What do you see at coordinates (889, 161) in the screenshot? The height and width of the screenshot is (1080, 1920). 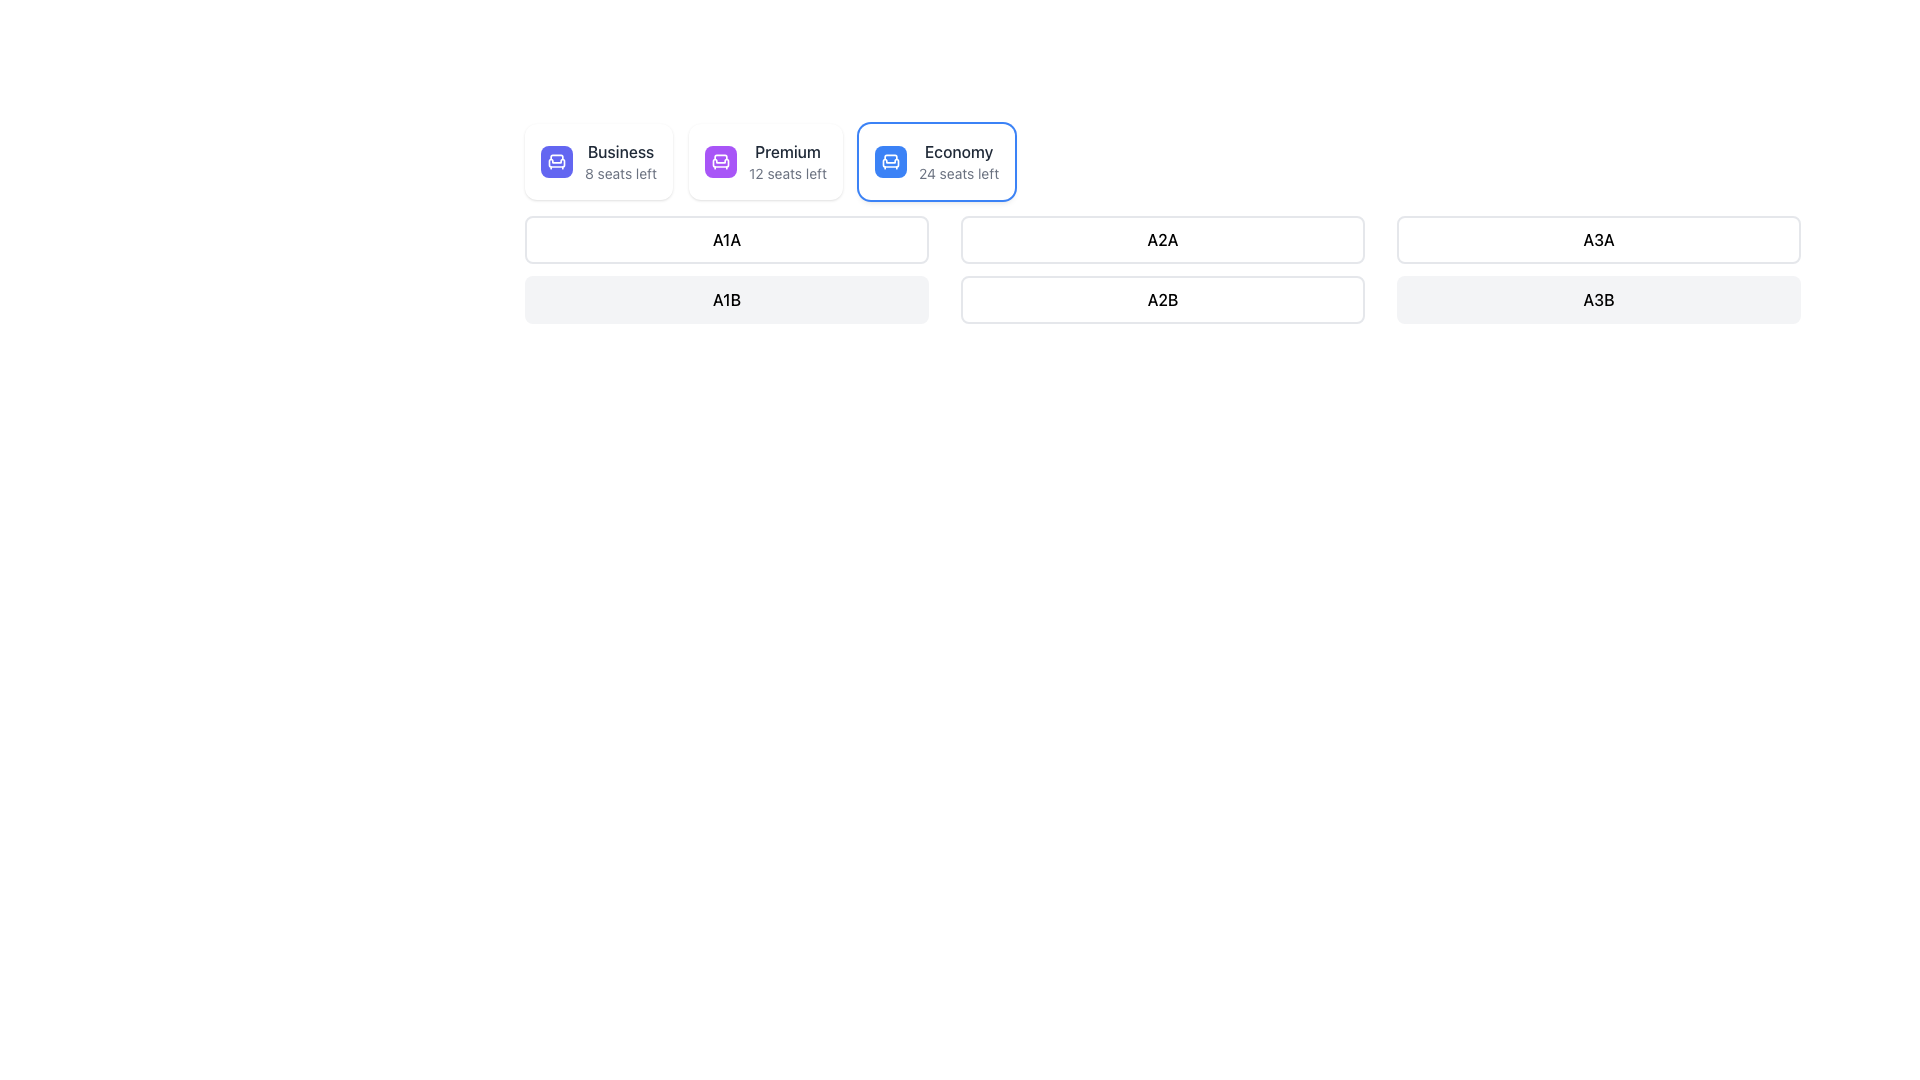 I see `the rounded square-shaped blue button with a white armchair icon in the 'Economy 24 seats left' section` at bounding box center [889, 161].